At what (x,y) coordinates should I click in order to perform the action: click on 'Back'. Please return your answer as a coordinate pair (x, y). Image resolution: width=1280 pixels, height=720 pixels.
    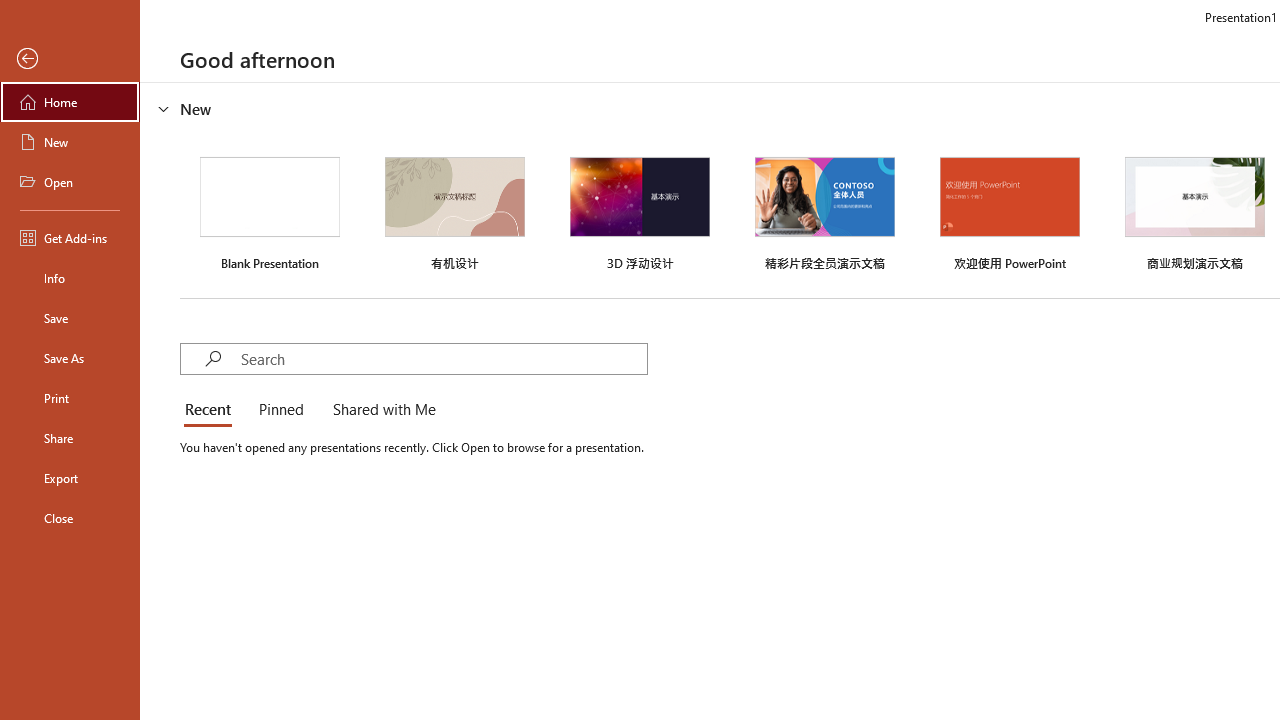
    Looking at the image, I should click on (69, 58).